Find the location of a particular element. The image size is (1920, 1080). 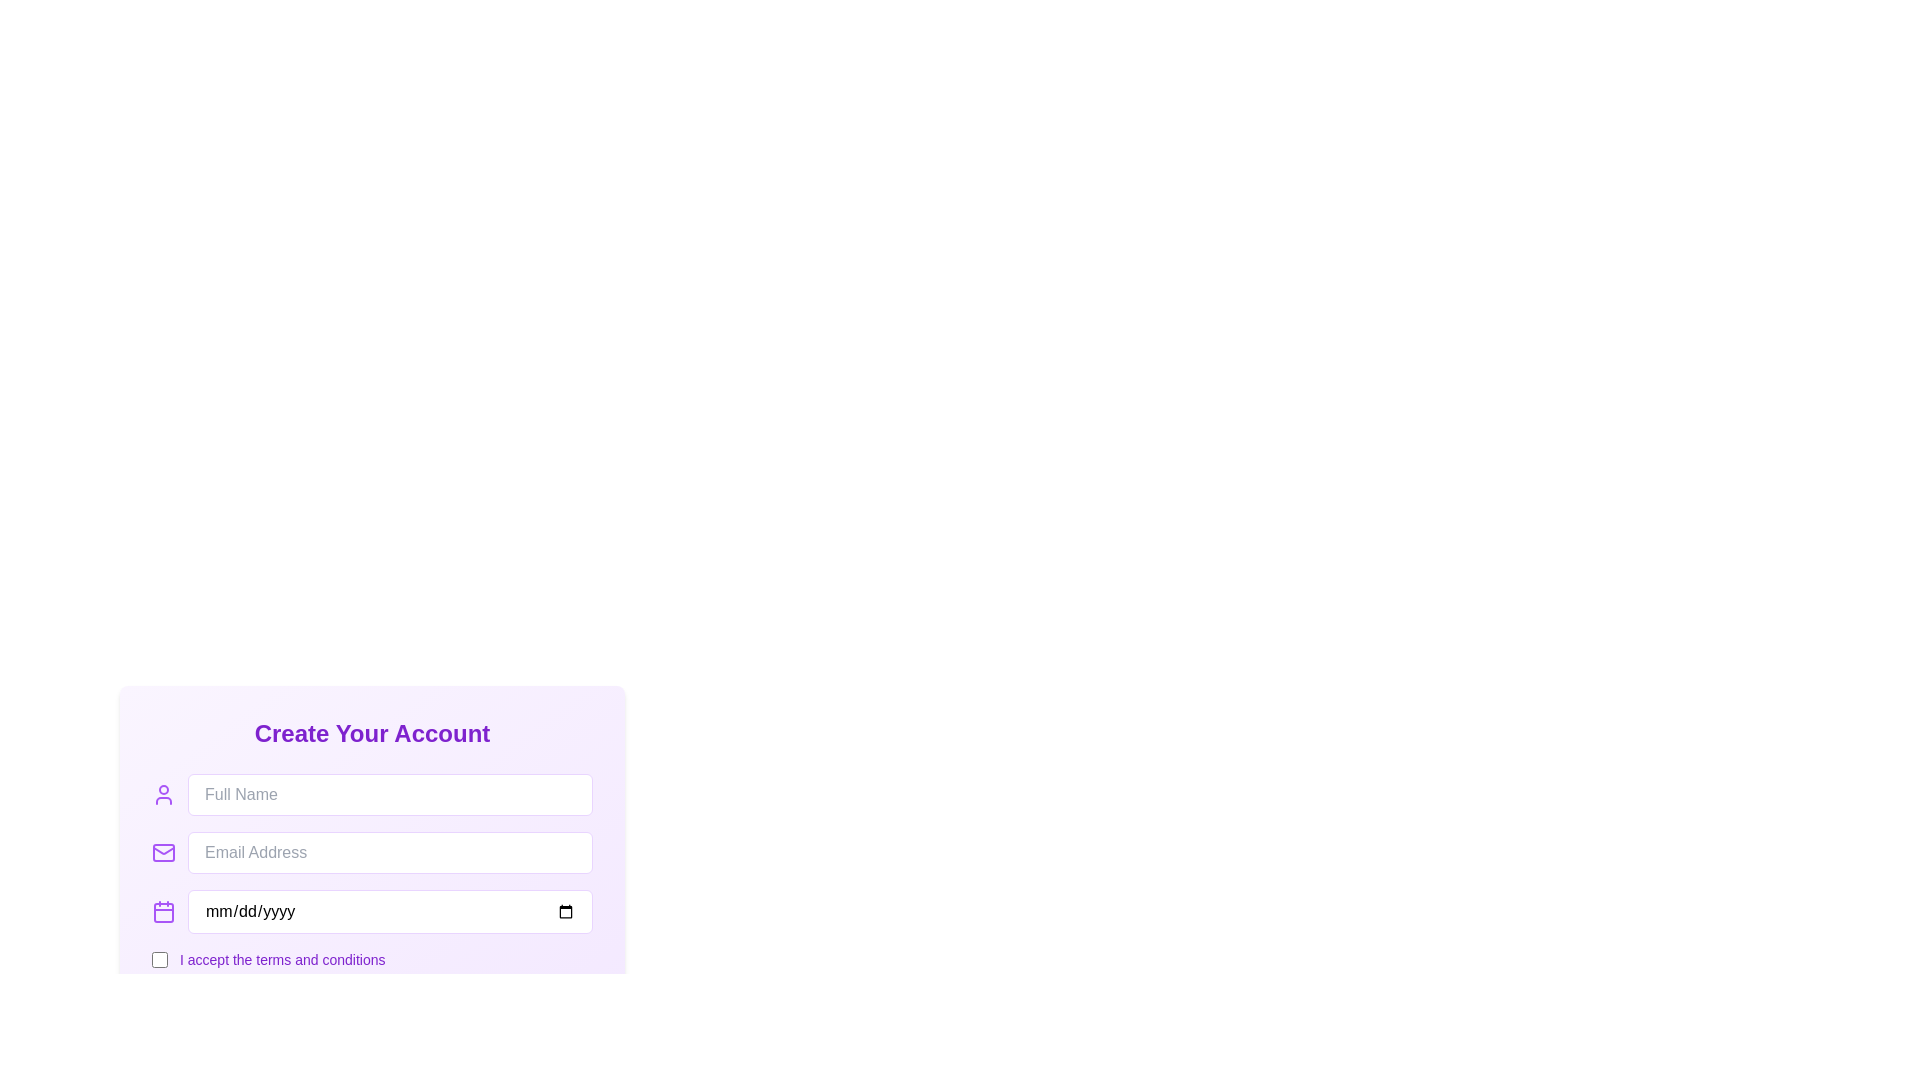

the user icon that visually indicates the purpose of the adjacent input field for entering a person's name in the user registration form is located at coordinates (163, 793).